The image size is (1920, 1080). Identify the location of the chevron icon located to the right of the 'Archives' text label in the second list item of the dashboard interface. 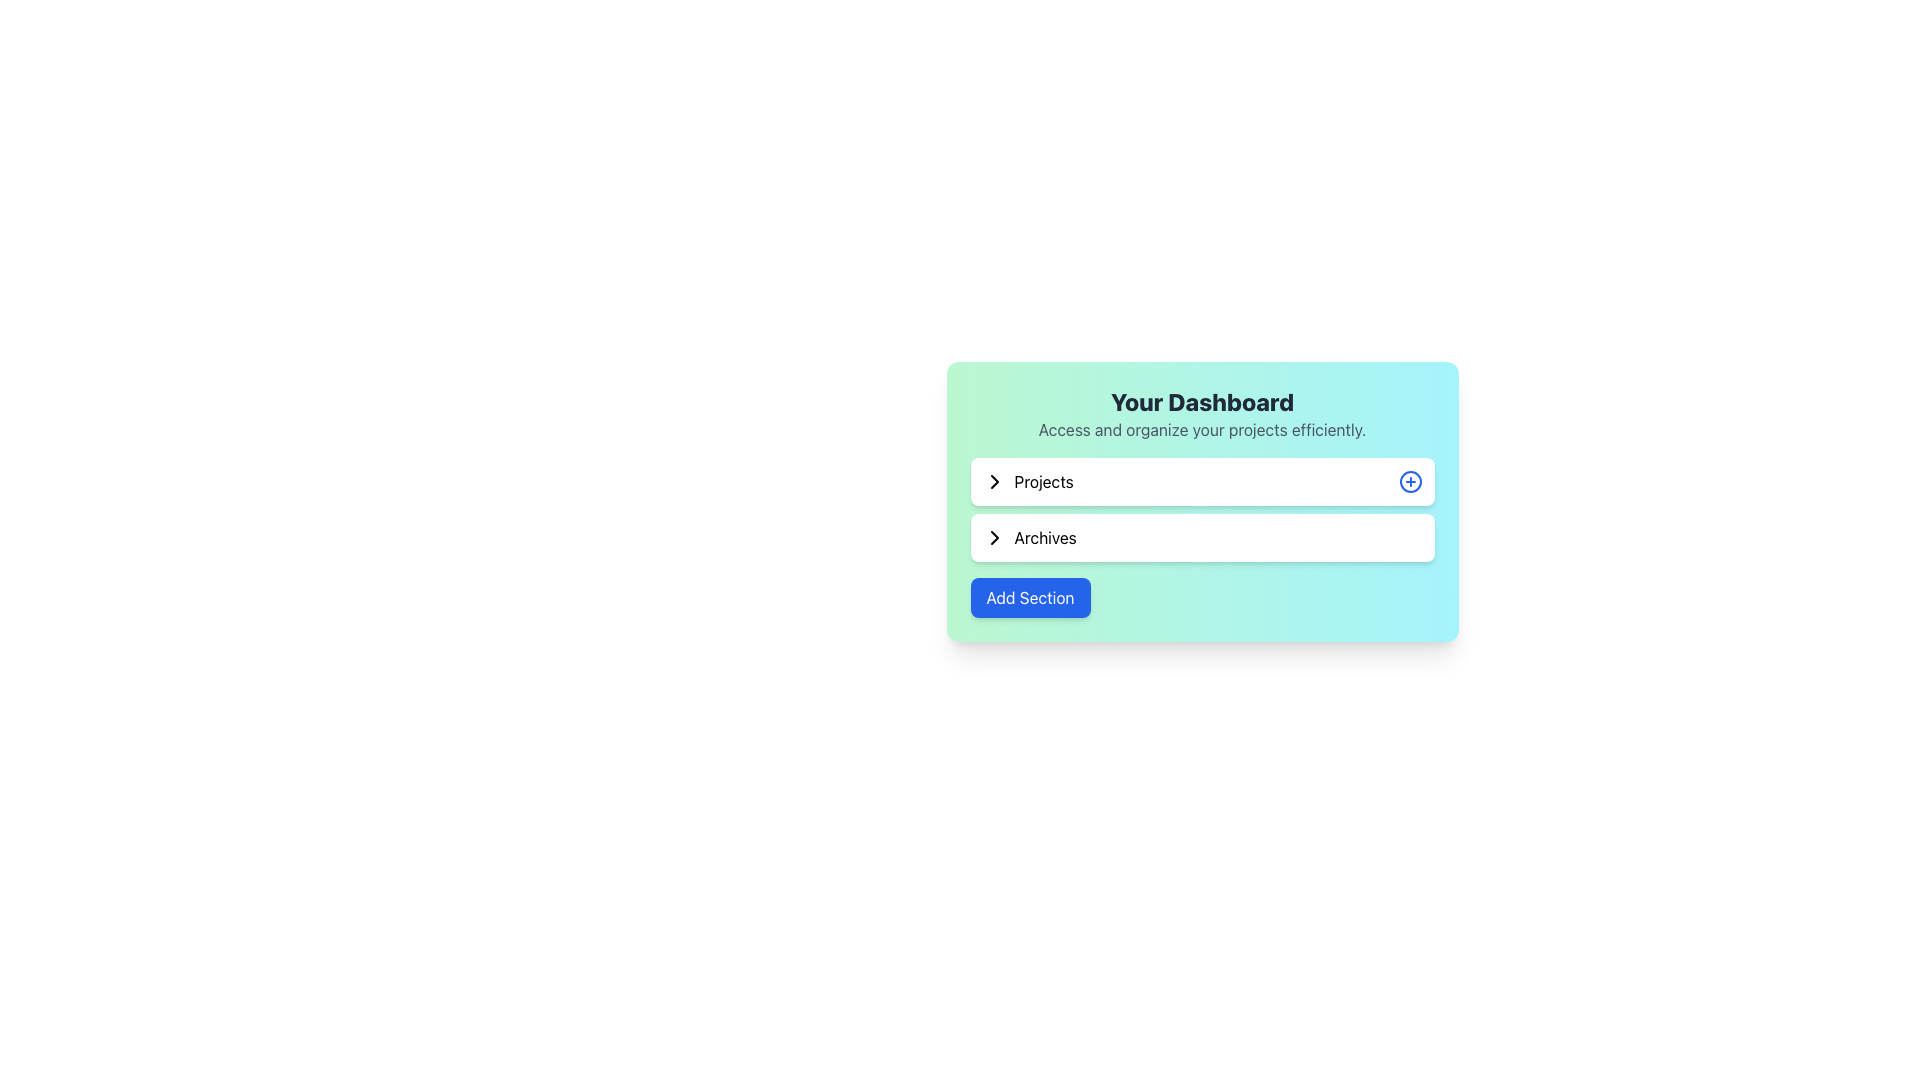
(994, 536).